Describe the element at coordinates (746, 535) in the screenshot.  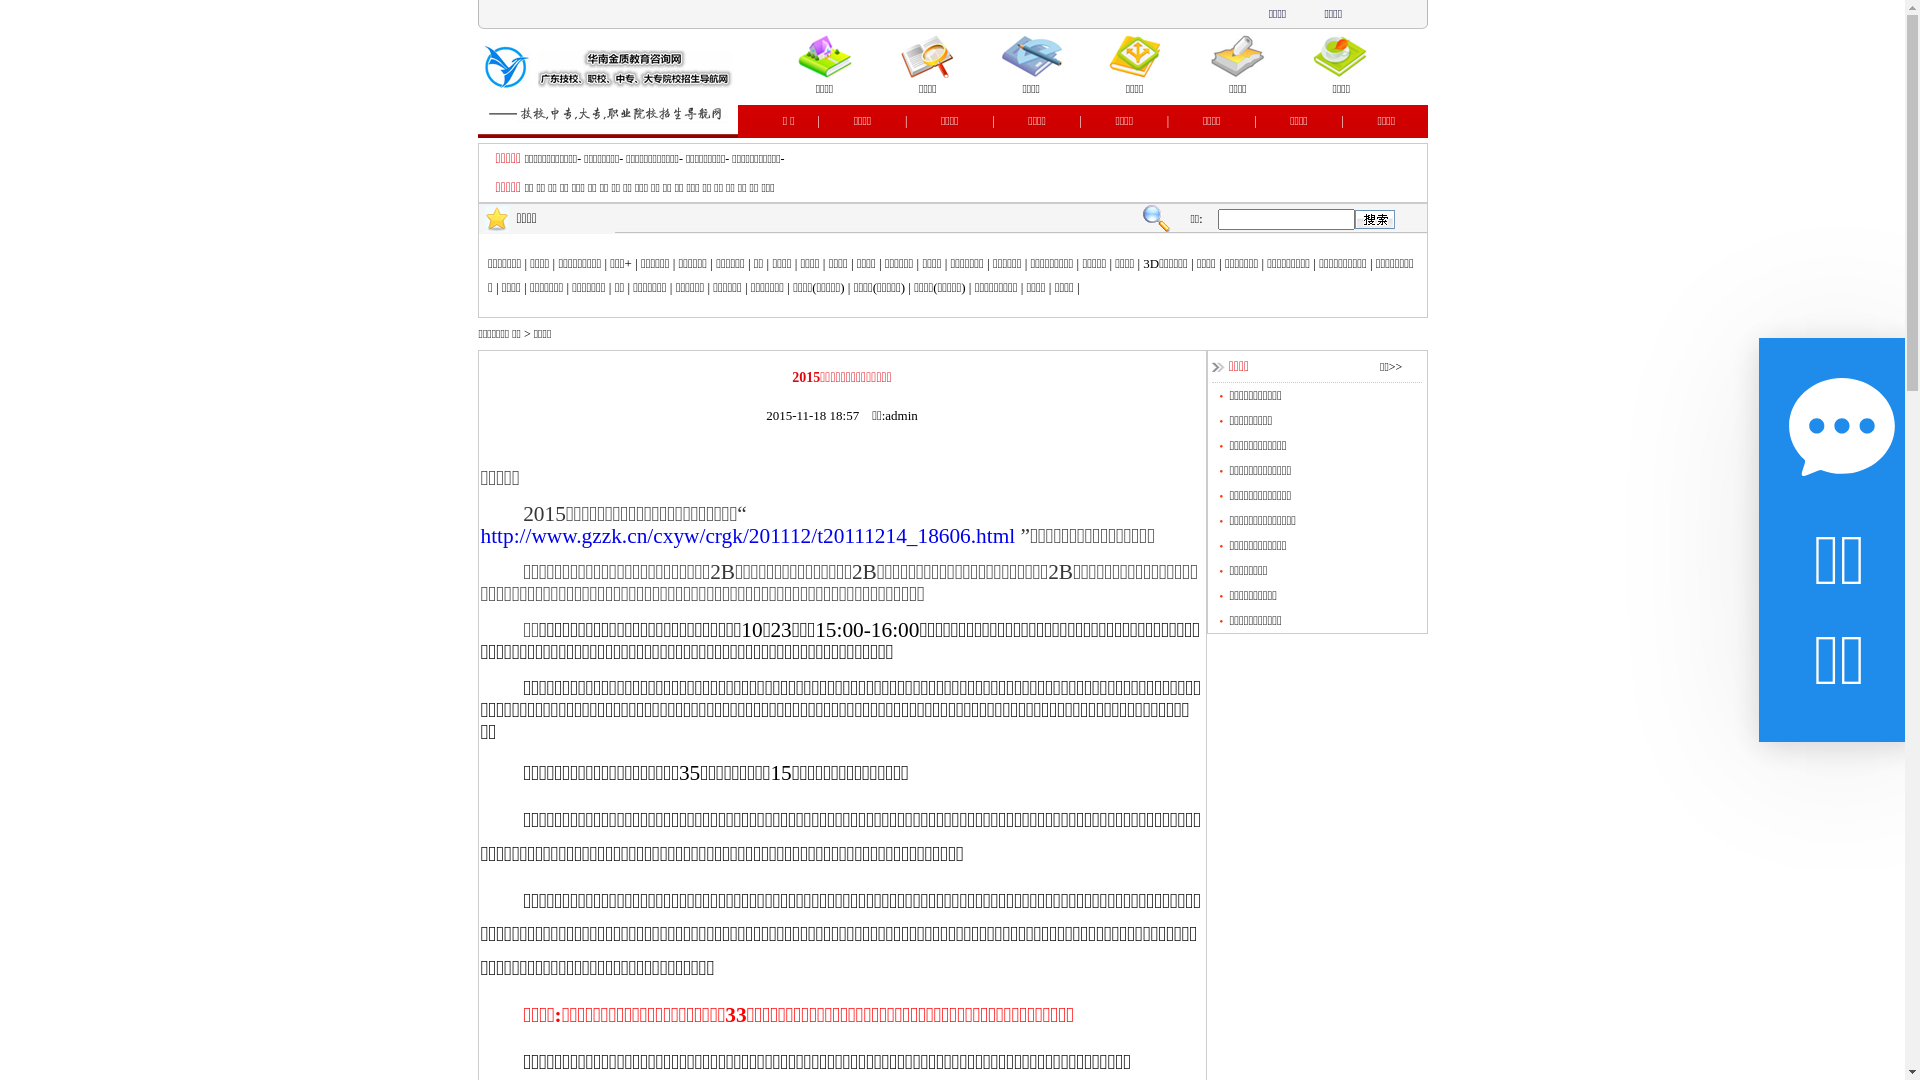
I see `'http://www.gzzk.cn/cxyw/crgk/201112/t20111214_18606.html'` at that location.